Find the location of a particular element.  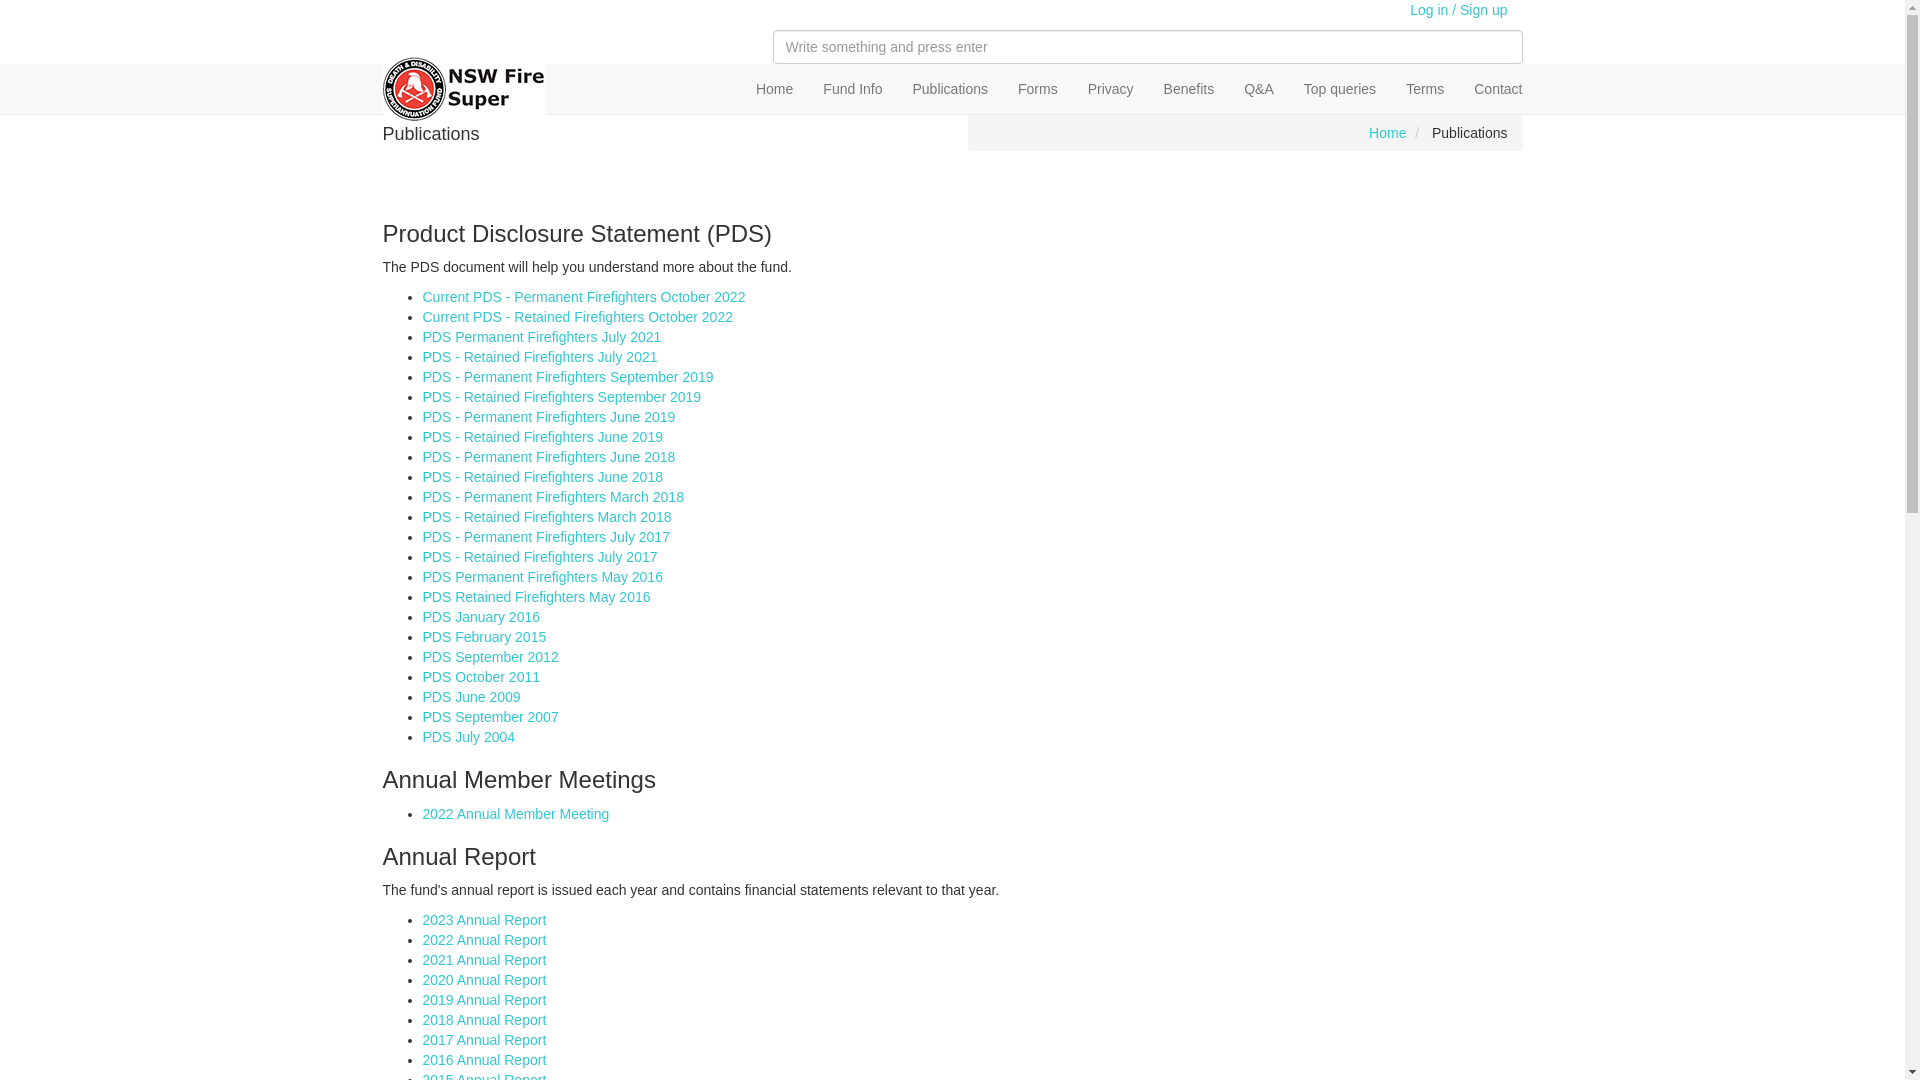

'PDS June 2009' is located at coordinates (469, 696).